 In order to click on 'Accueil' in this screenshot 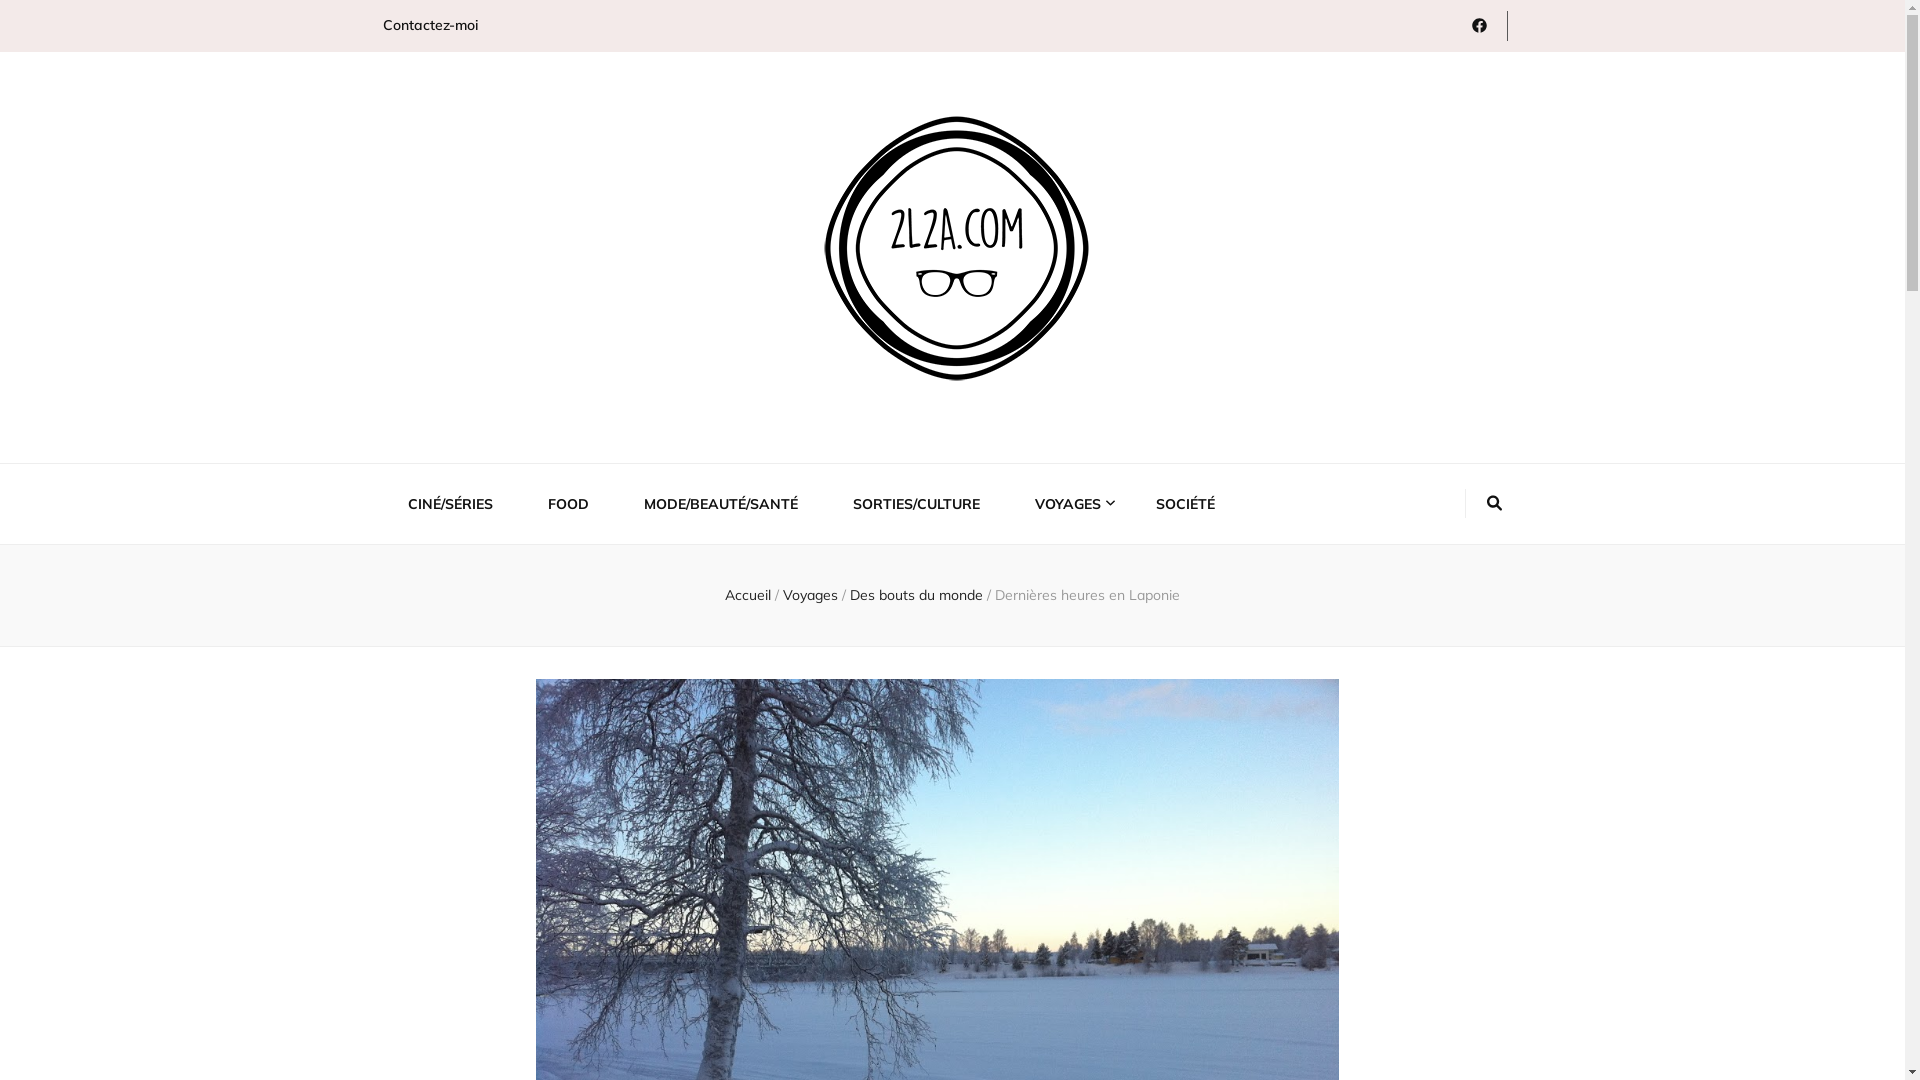, I will do `click(747, 593)`.